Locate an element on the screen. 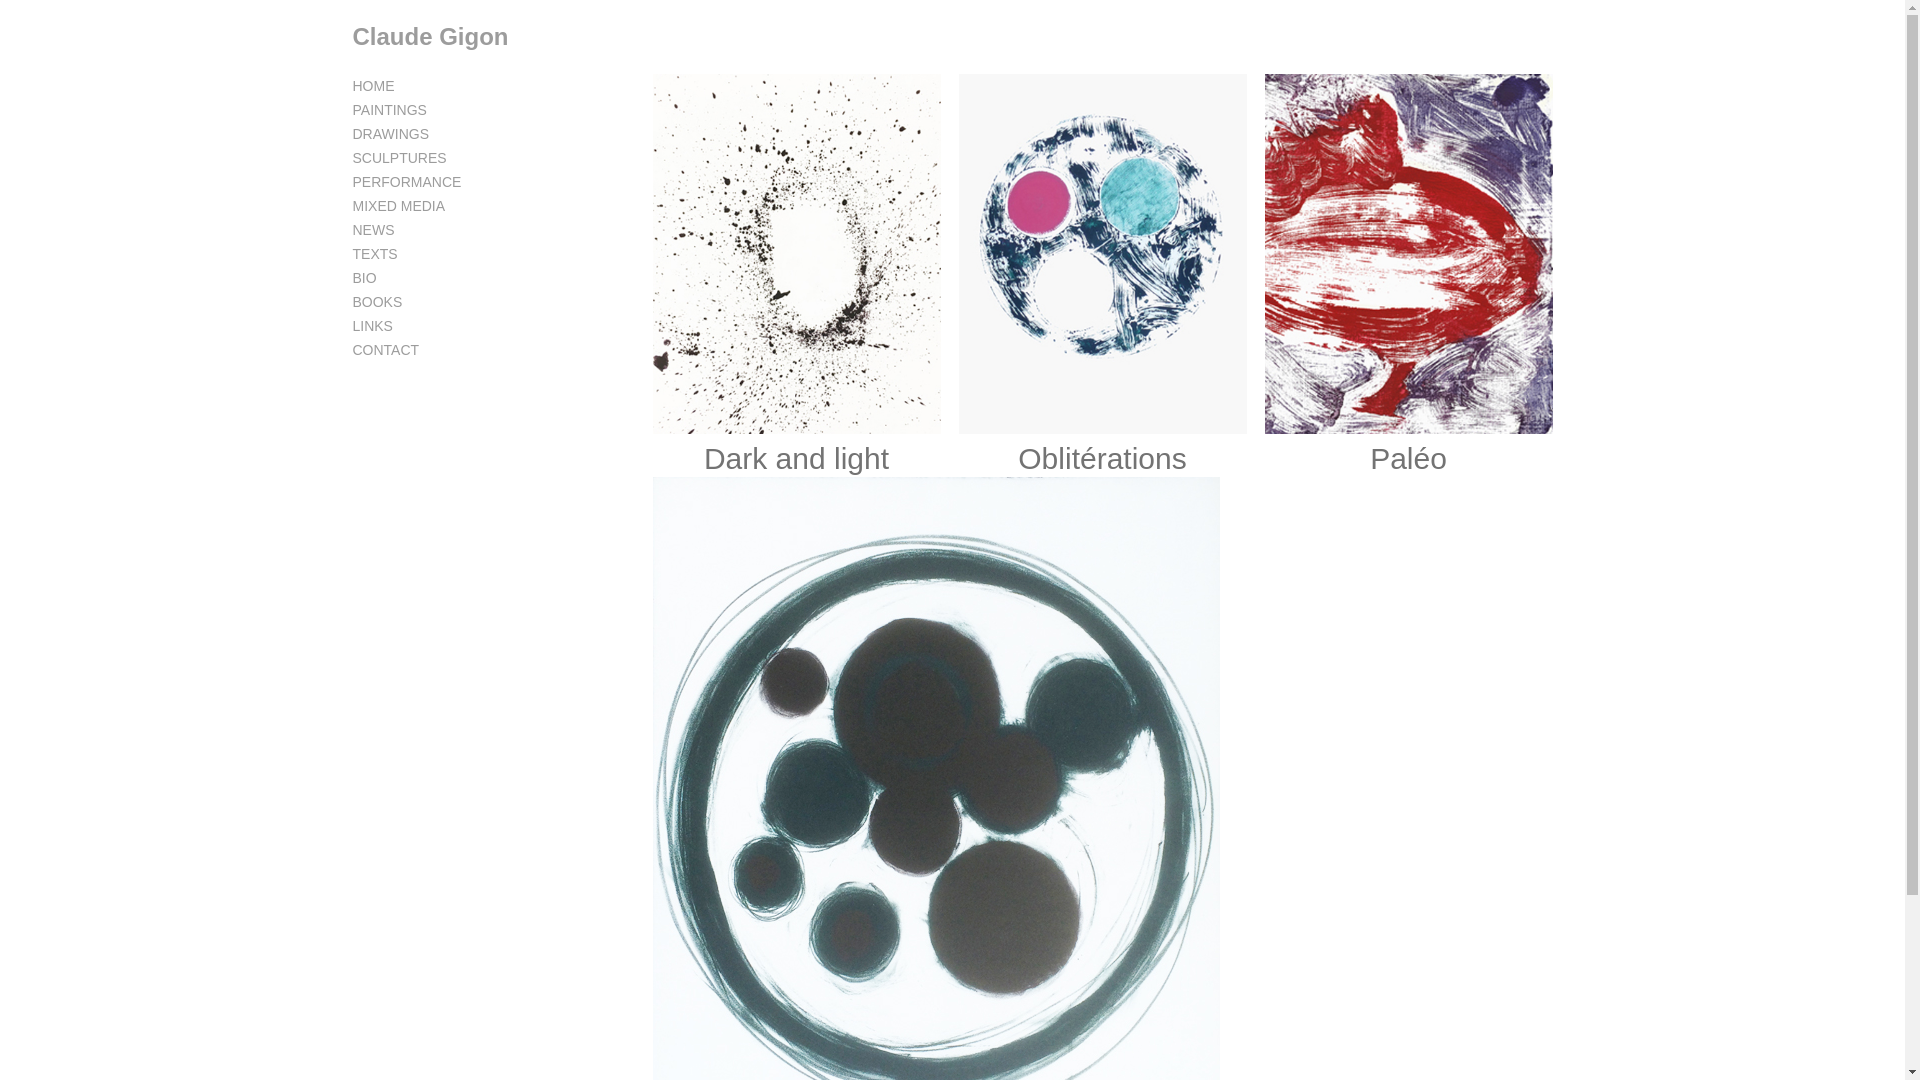 This screenshot has height=1080, width=1920. 'SCULPTURES' is located at coordinates (398, 157).